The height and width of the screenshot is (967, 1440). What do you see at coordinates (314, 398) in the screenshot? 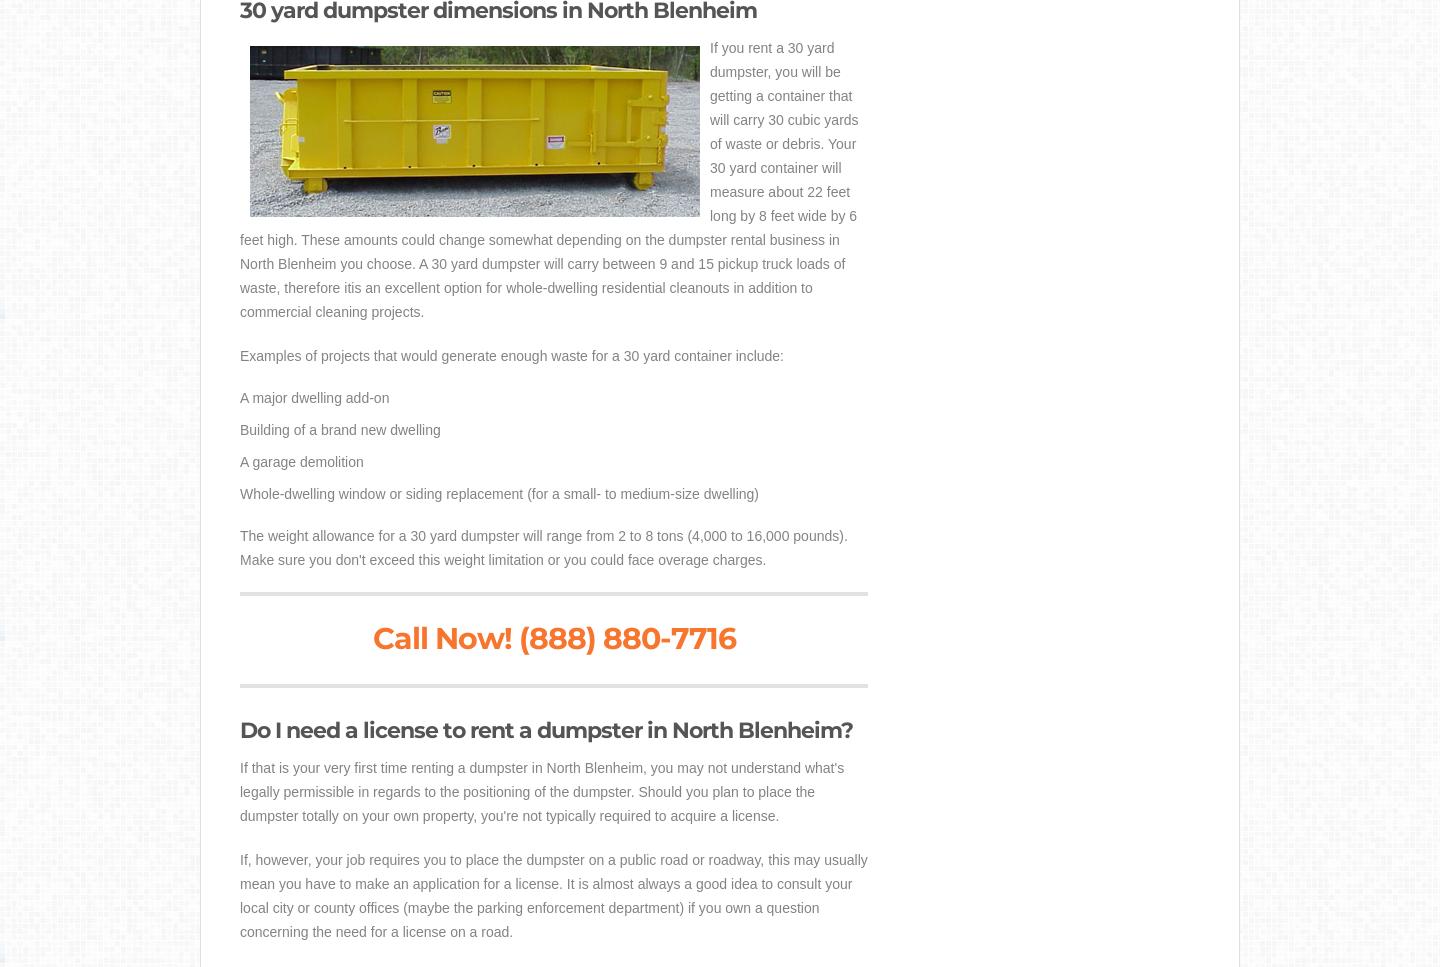
I see `'A major dwelling add-on'` at bounding box center [314, 398].